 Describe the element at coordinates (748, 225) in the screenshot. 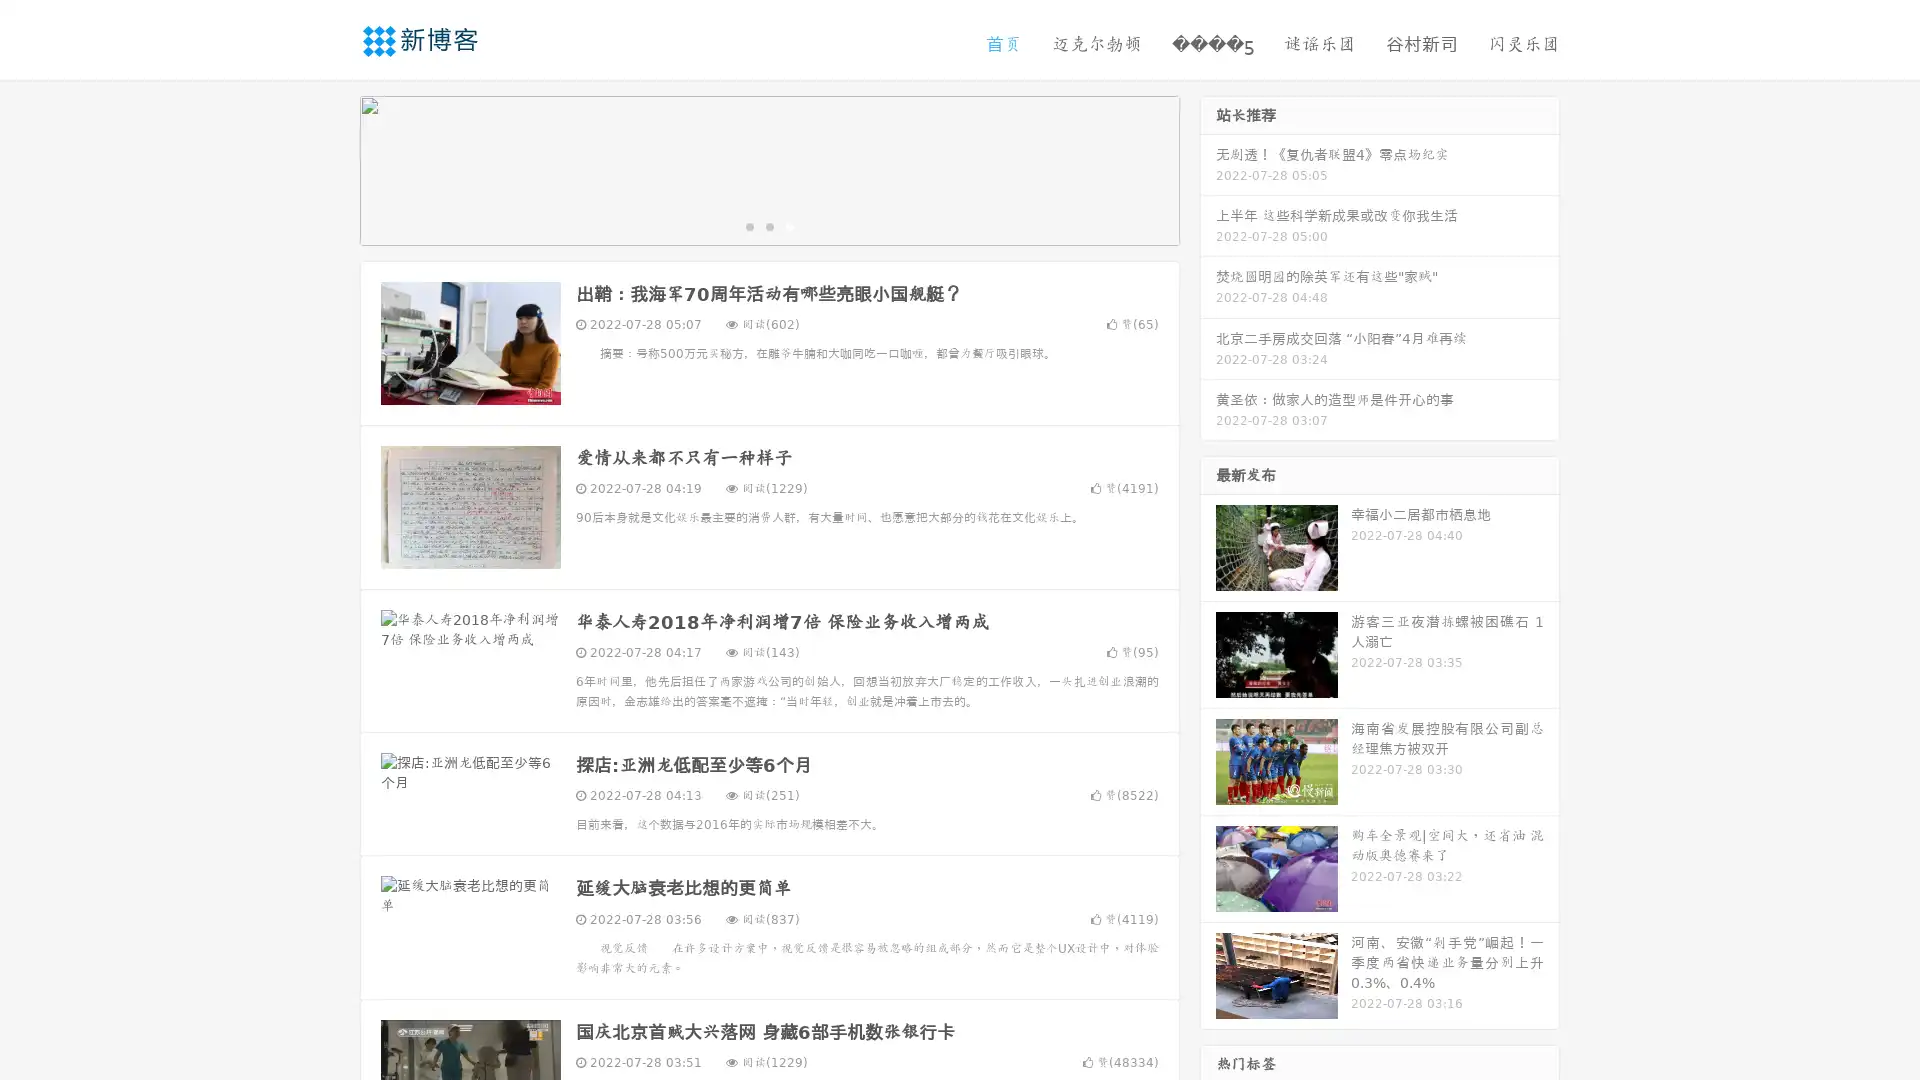

I see `Go to slide 1` at that location.